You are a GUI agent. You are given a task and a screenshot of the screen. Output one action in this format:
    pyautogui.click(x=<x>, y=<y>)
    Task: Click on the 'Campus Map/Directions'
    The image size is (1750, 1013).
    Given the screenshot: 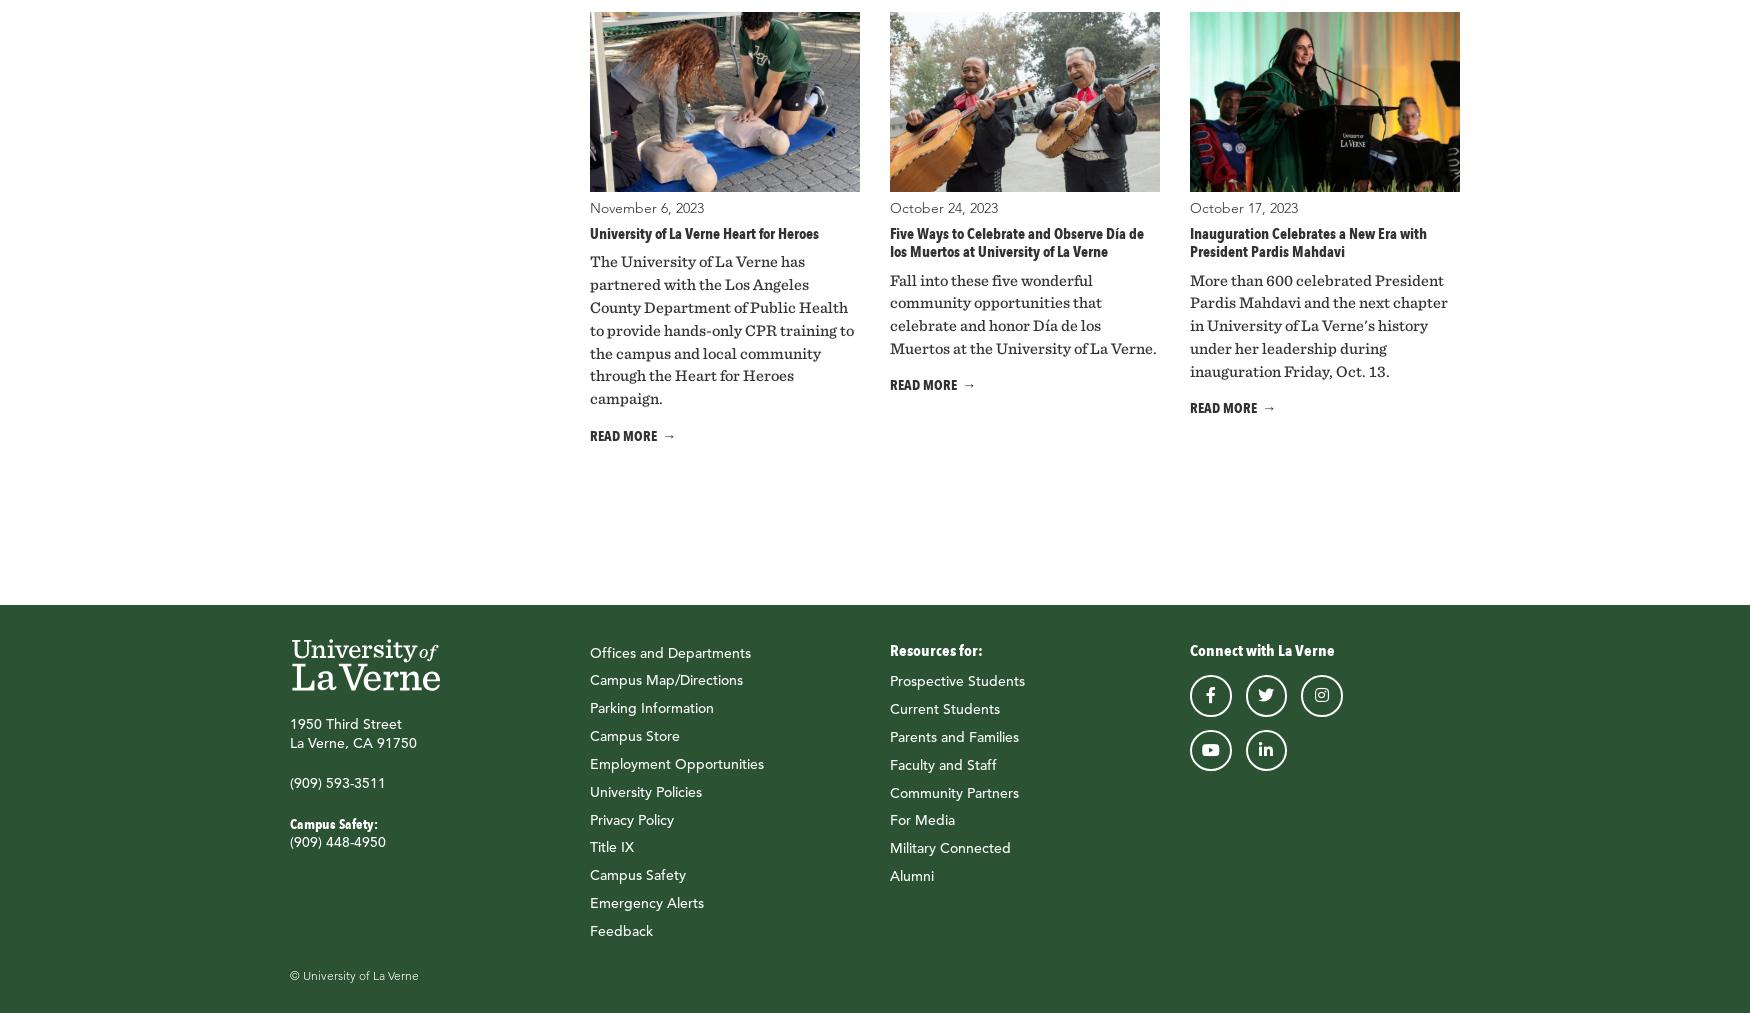 What is the action you would take?
    pyautogui.click(x=665, y=679)
    